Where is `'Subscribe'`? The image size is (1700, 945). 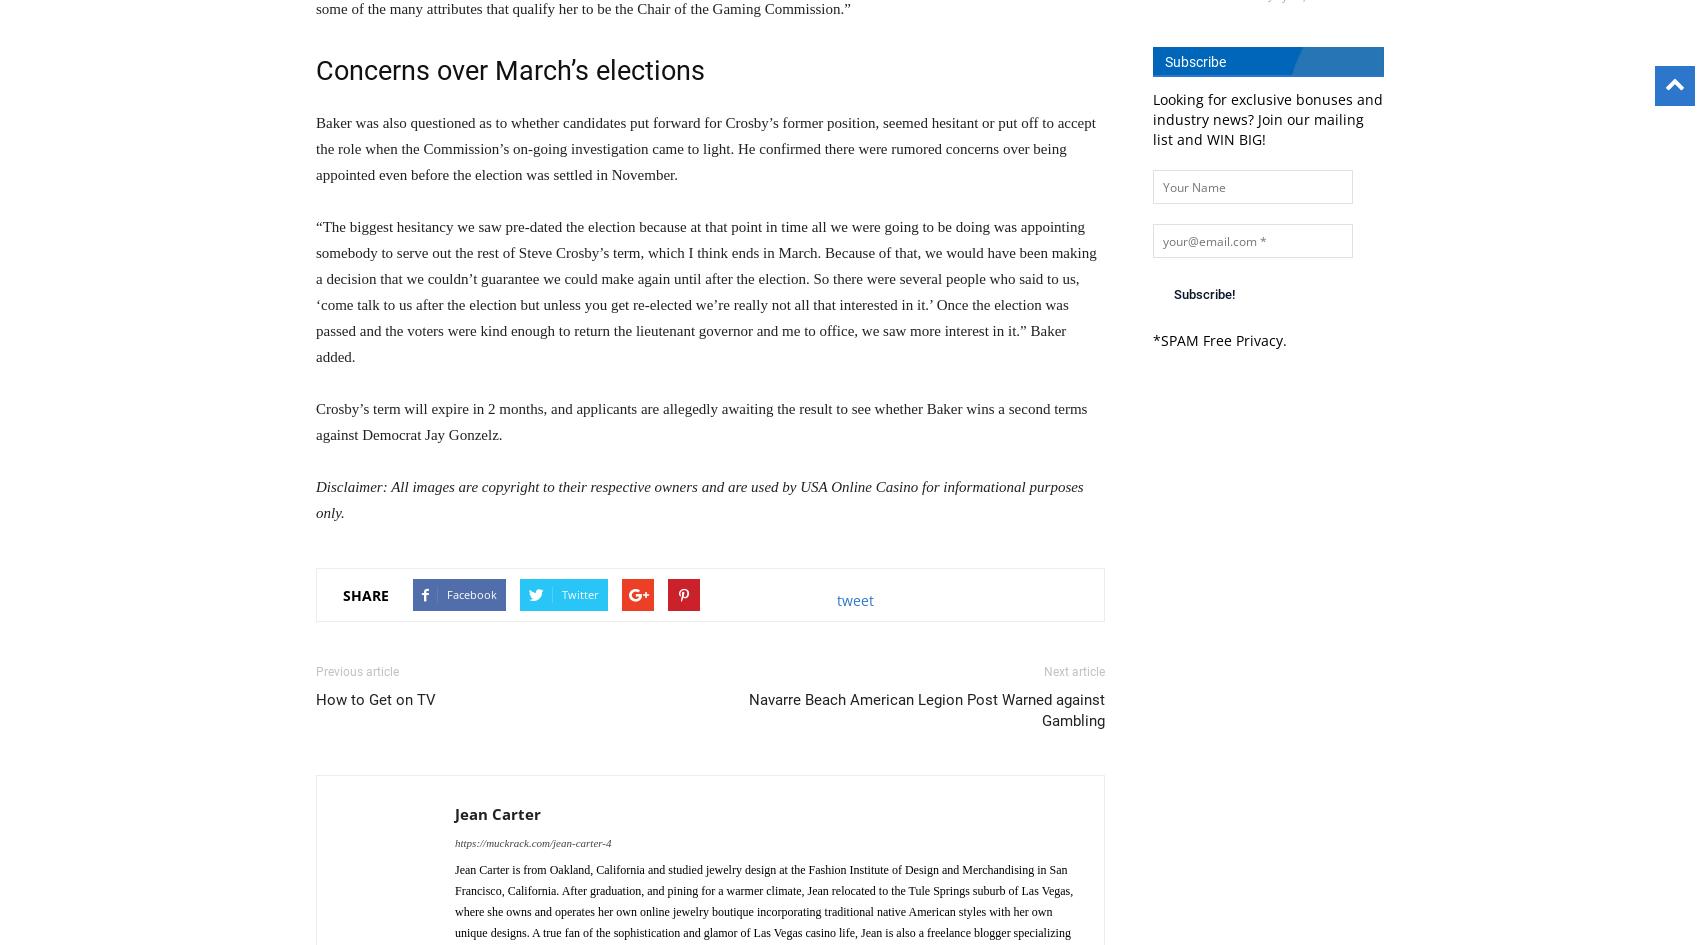
'Subscribe' is located at coordinates (1194, 61).